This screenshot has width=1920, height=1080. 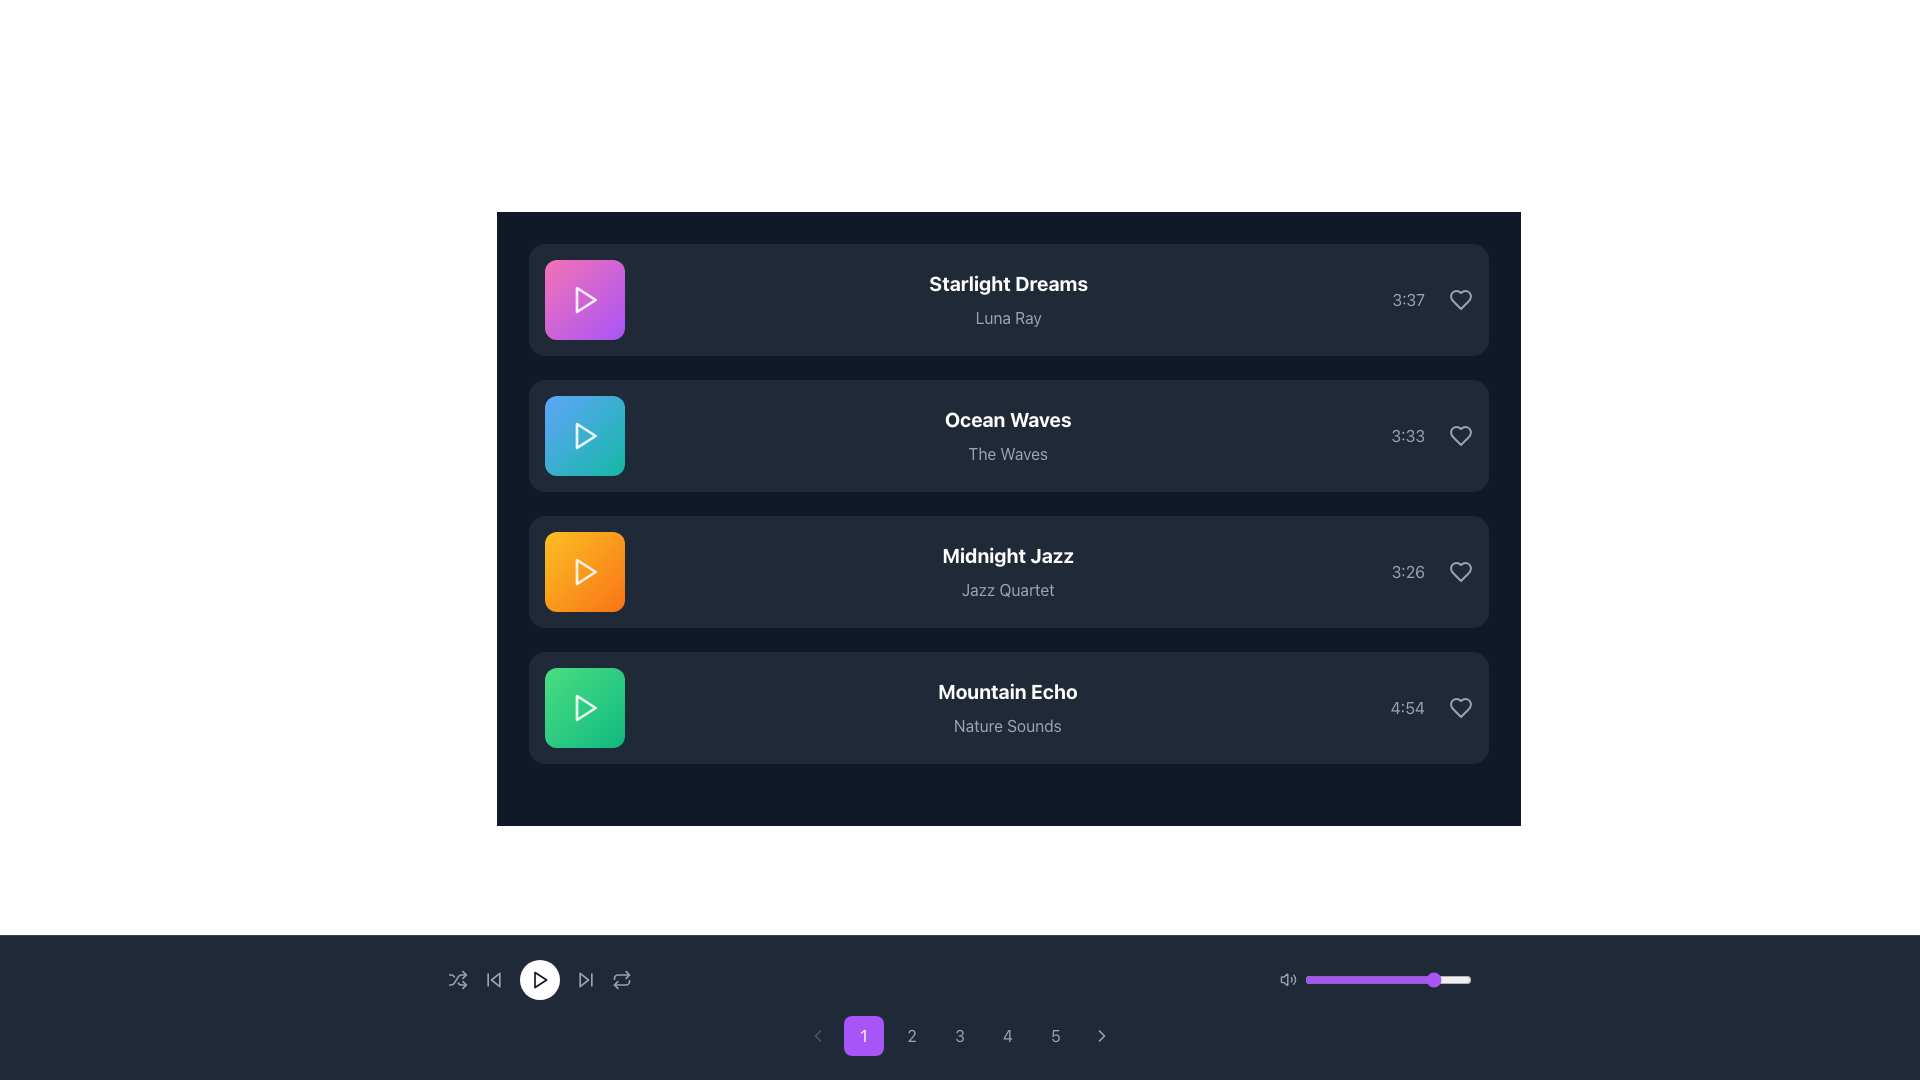 What do you see at coordinates (1460, 707) in the screenshot?
I see `the heart-shaped icon button located at the bottommost row of the list` at bounding box center [1460, 707].